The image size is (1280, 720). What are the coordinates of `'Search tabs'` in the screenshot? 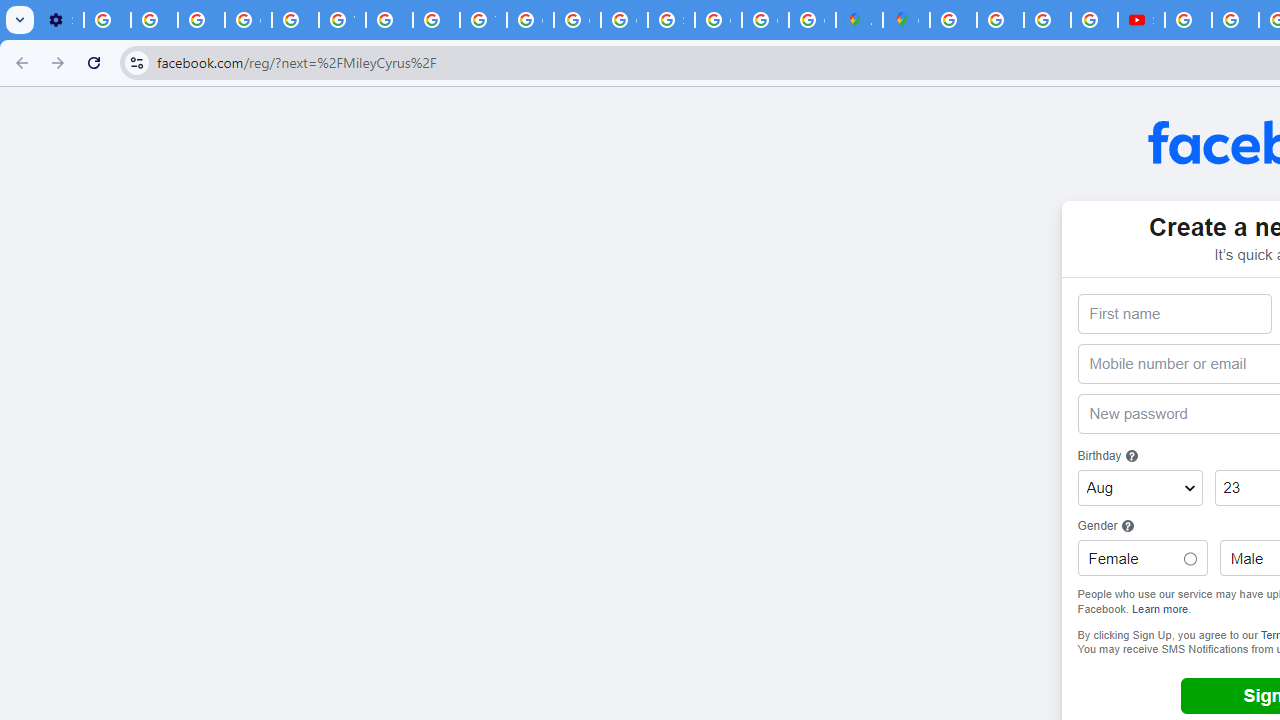 It's located at (20, 20).